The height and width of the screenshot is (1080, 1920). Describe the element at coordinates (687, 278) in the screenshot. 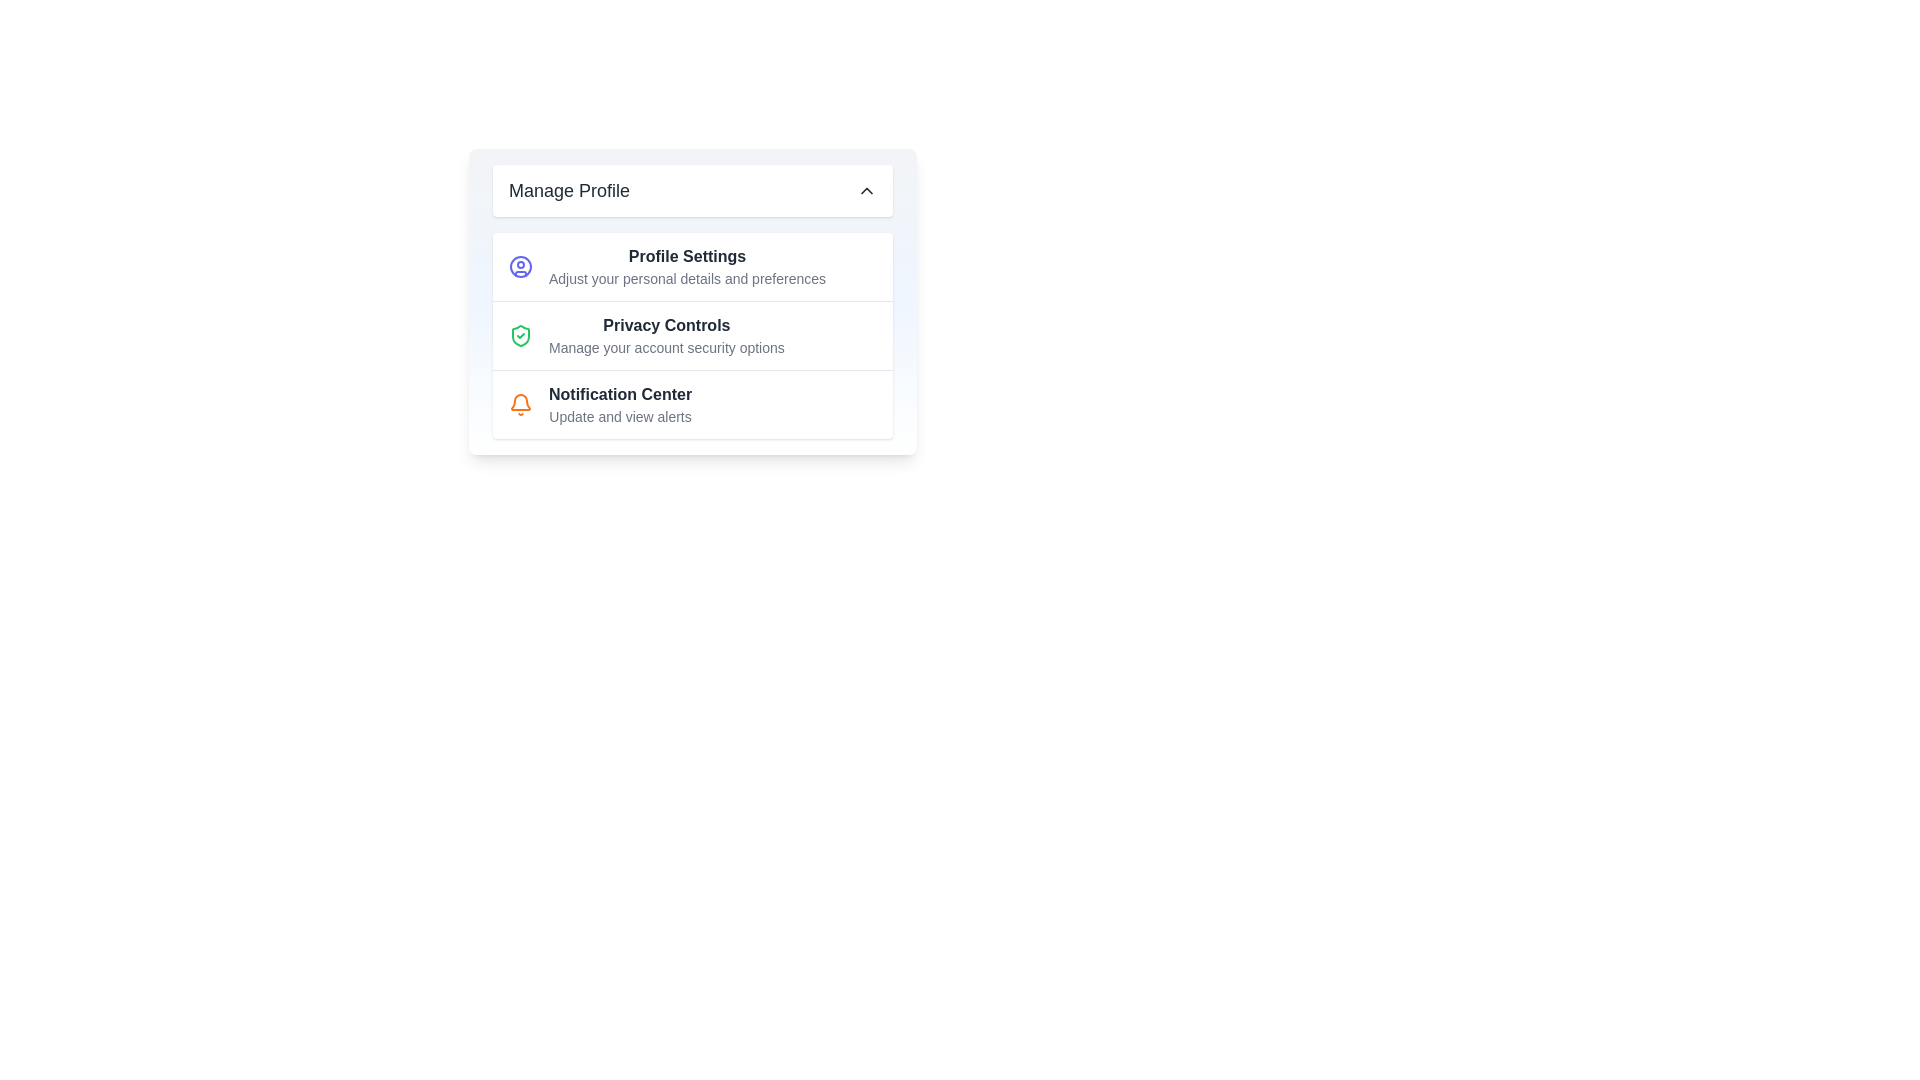

I see `the descriptive text element located beneath the 'Profile Settings' label, which is part of the 'Manage Profile' group` at that location.